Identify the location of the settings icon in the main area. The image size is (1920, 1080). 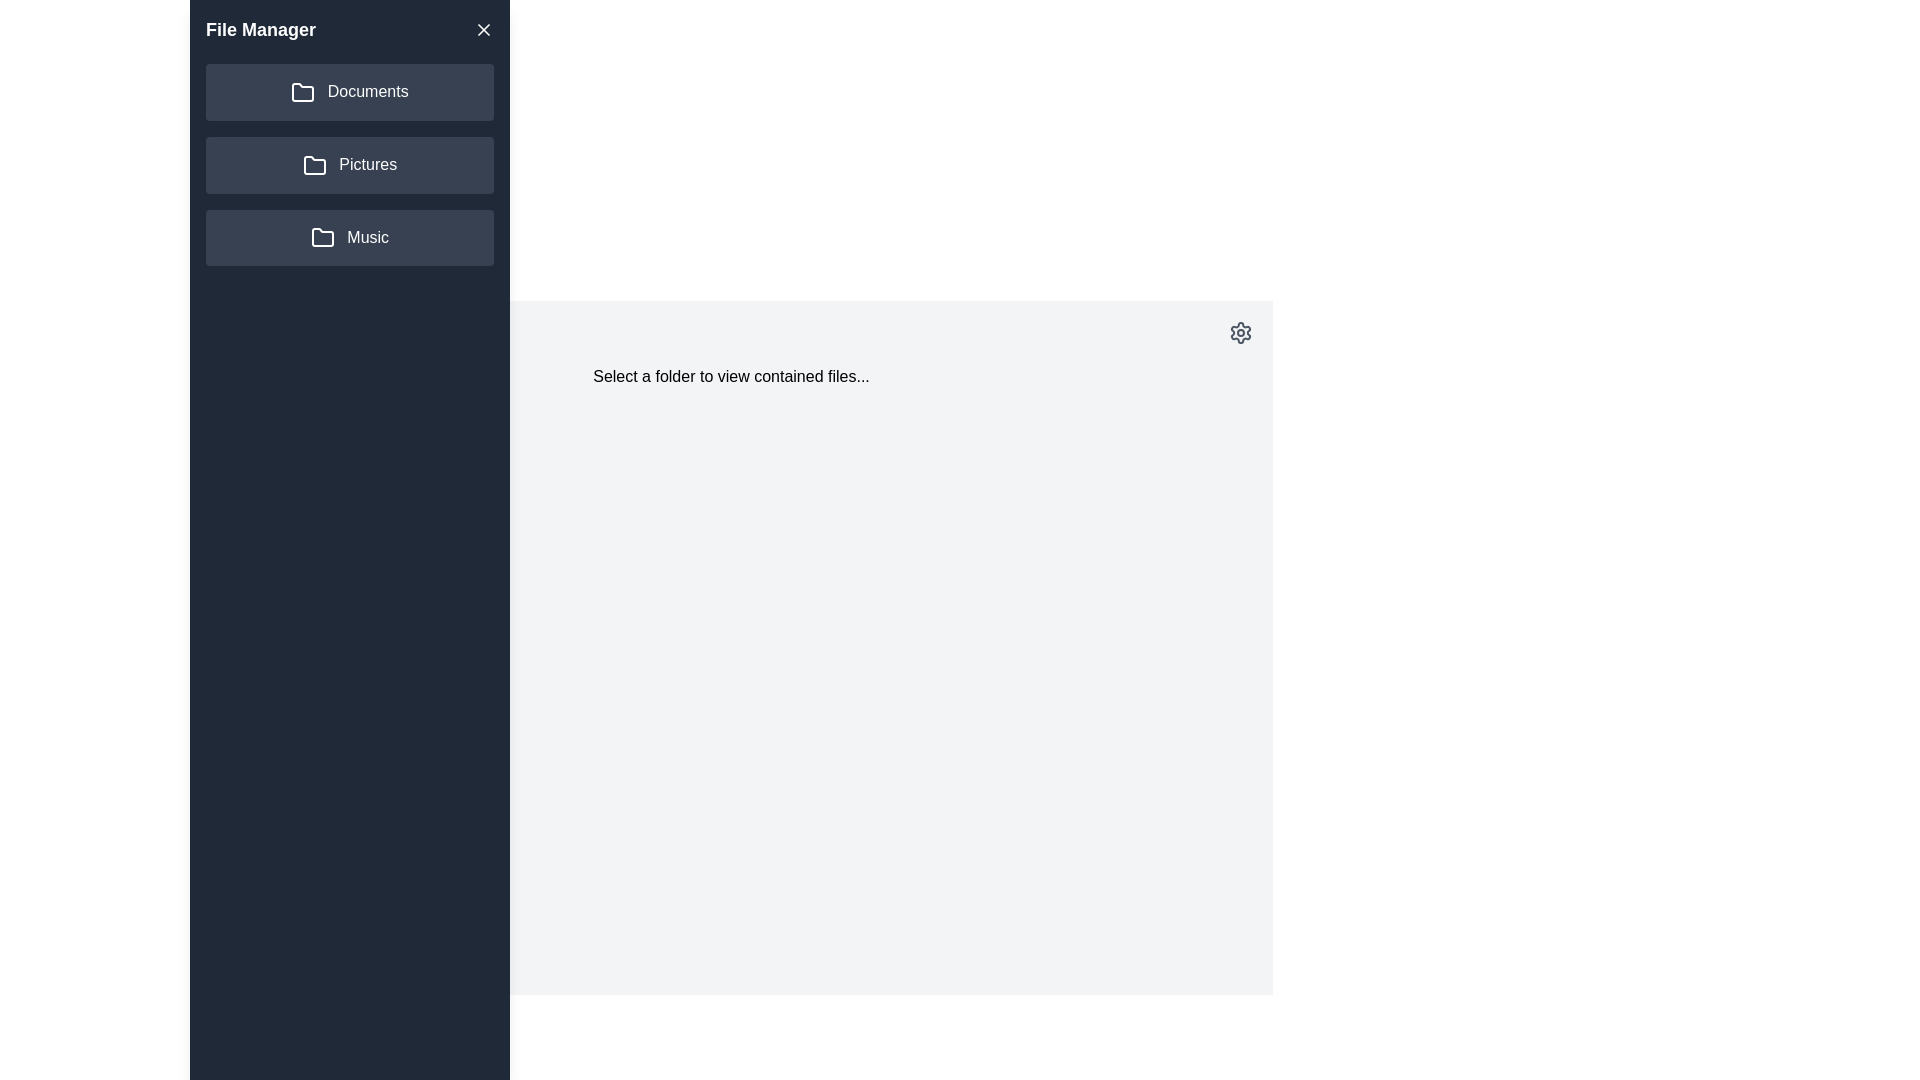
(1240, 331).